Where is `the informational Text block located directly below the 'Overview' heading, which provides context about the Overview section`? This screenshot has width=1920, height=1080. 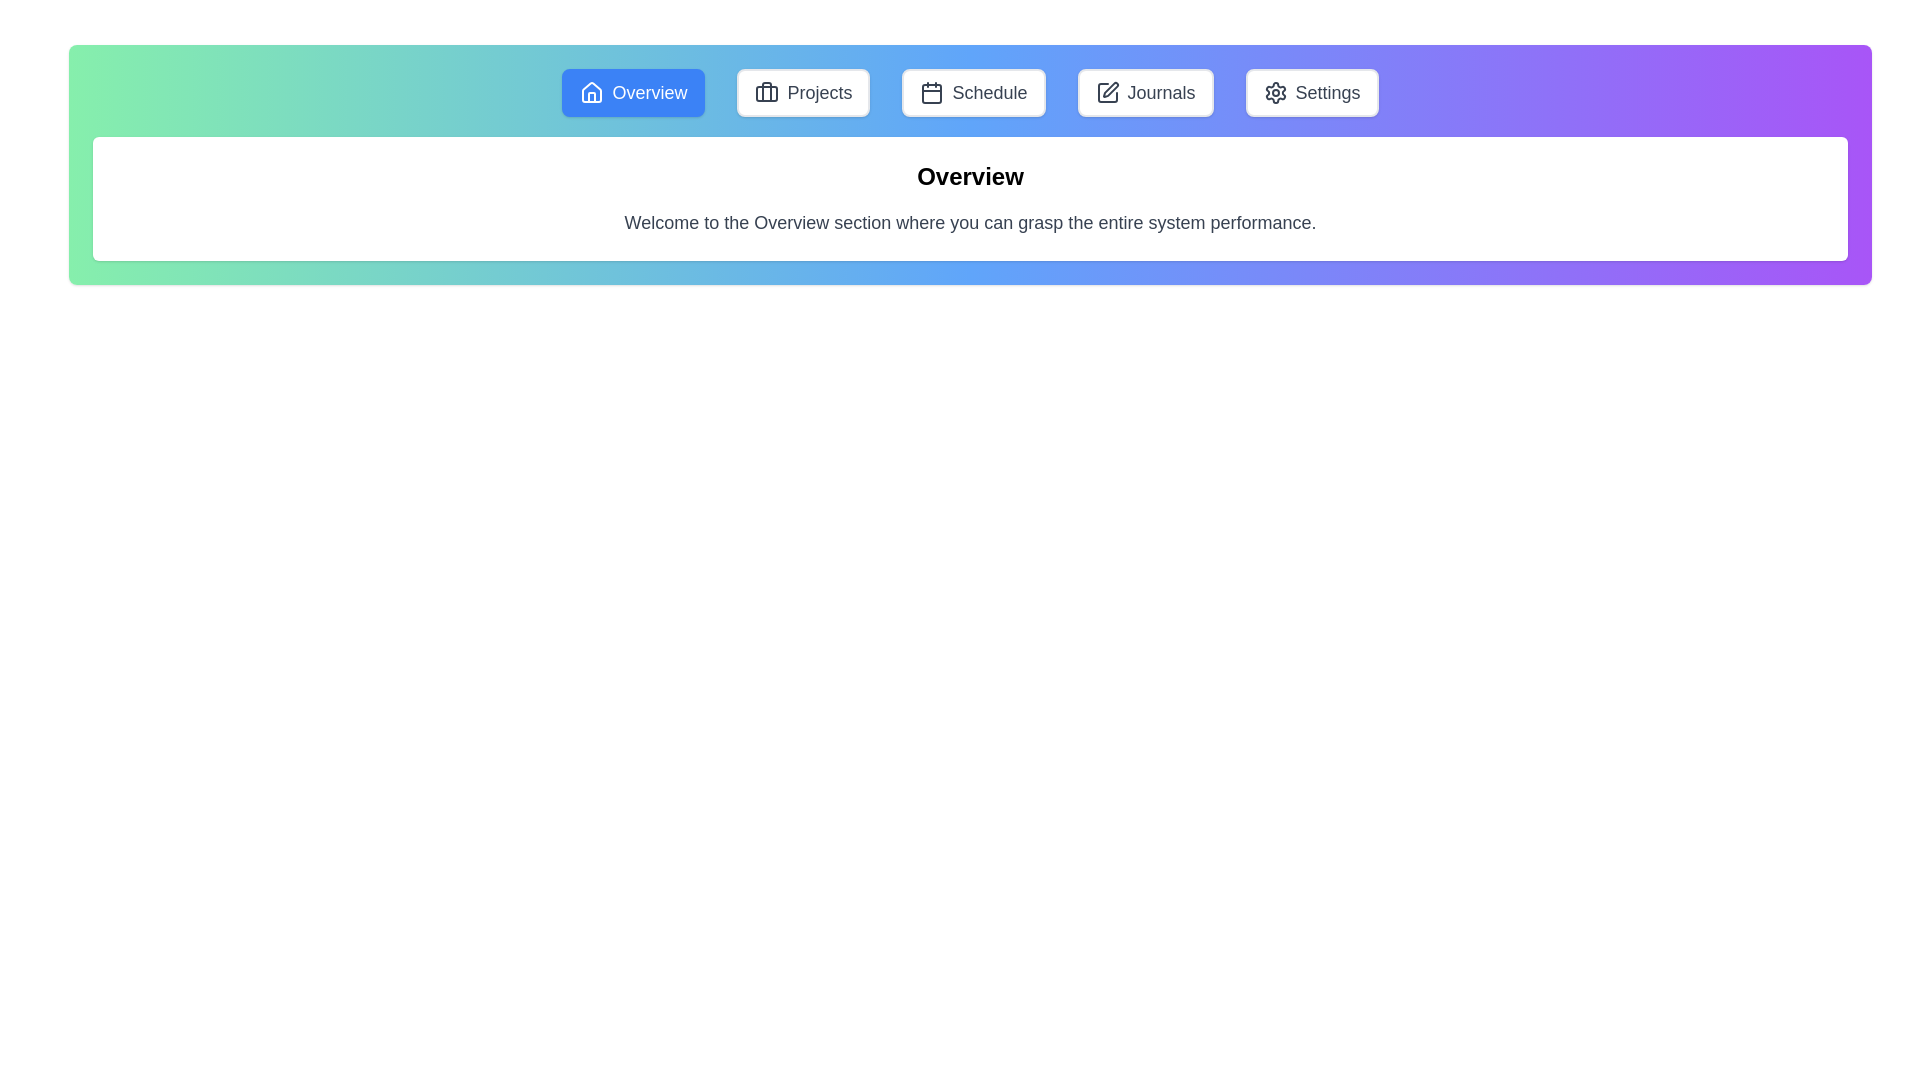
the informational Text block located directly below the 'Overview' heading, which provides context about the Overview section is located at coordinates (970, 223).